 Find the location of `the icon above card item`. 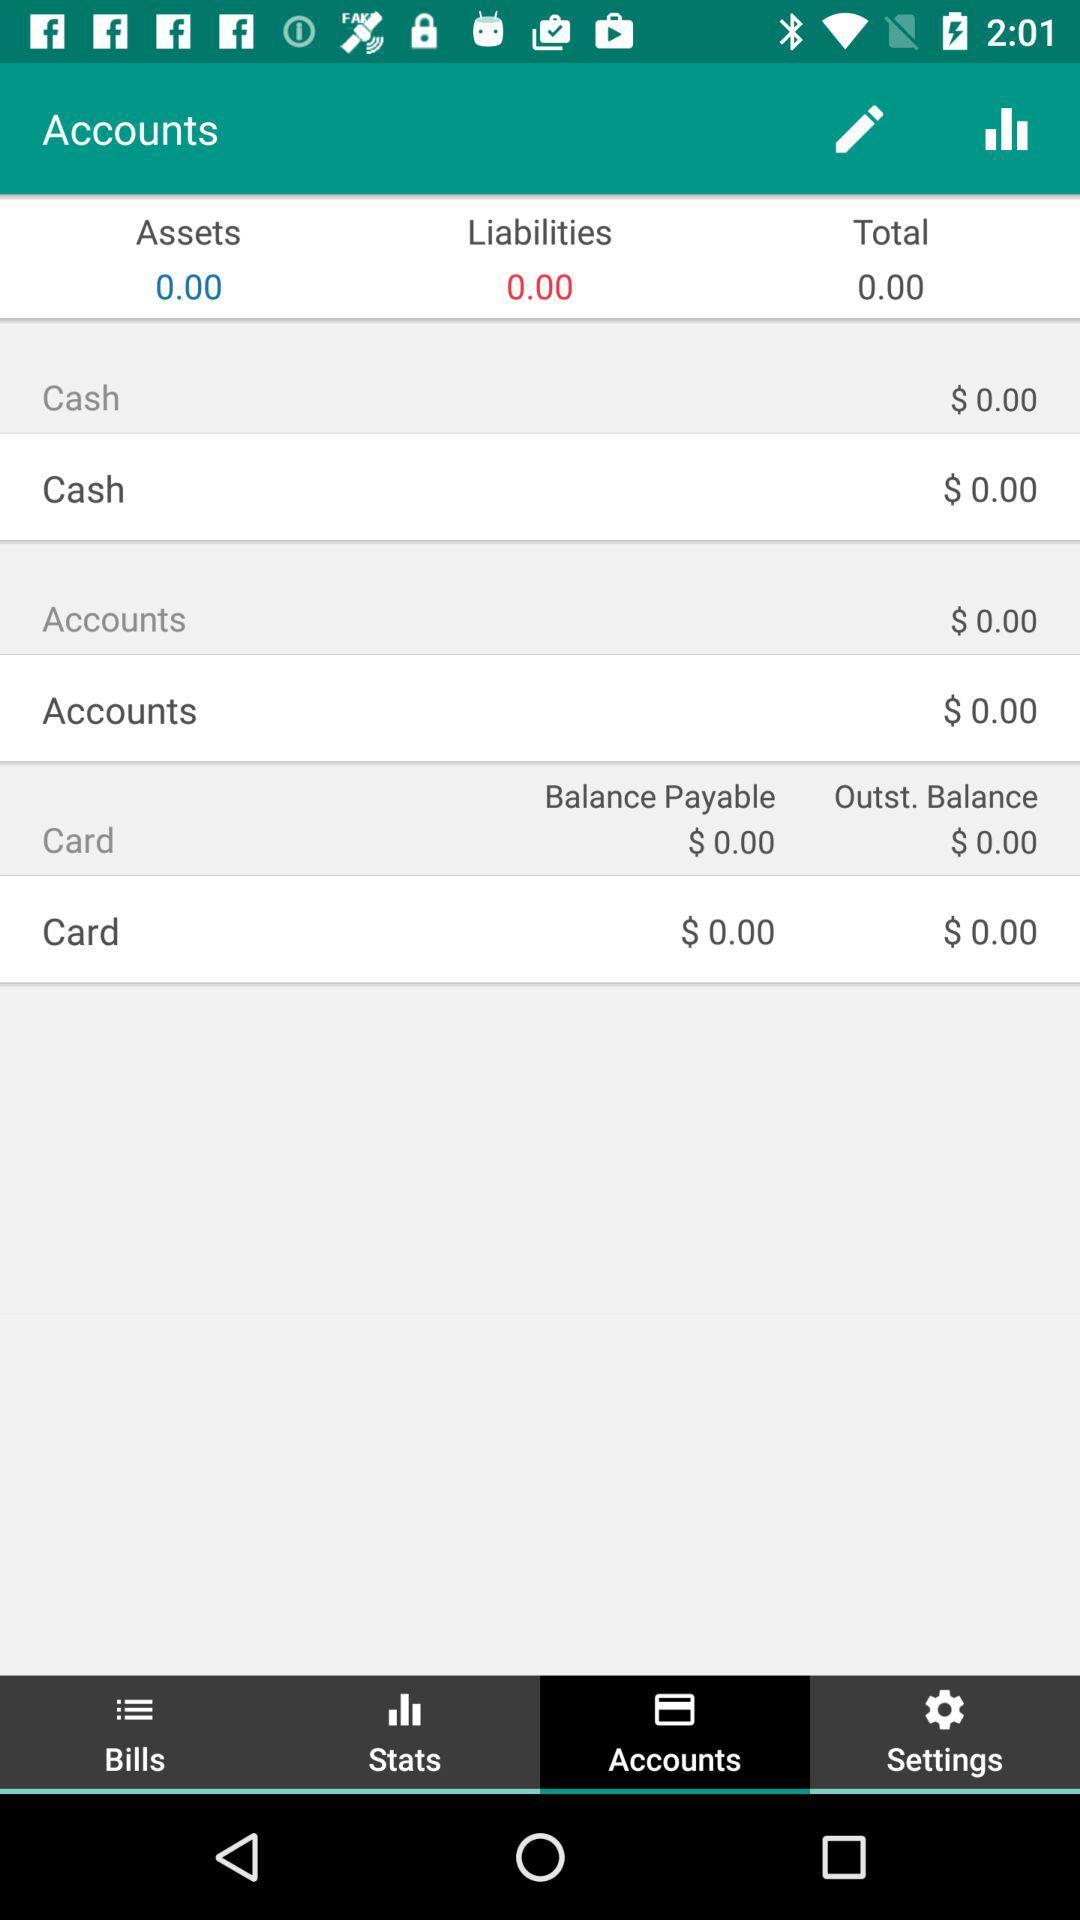

the icon above card item is located at coordinates (657, 792).